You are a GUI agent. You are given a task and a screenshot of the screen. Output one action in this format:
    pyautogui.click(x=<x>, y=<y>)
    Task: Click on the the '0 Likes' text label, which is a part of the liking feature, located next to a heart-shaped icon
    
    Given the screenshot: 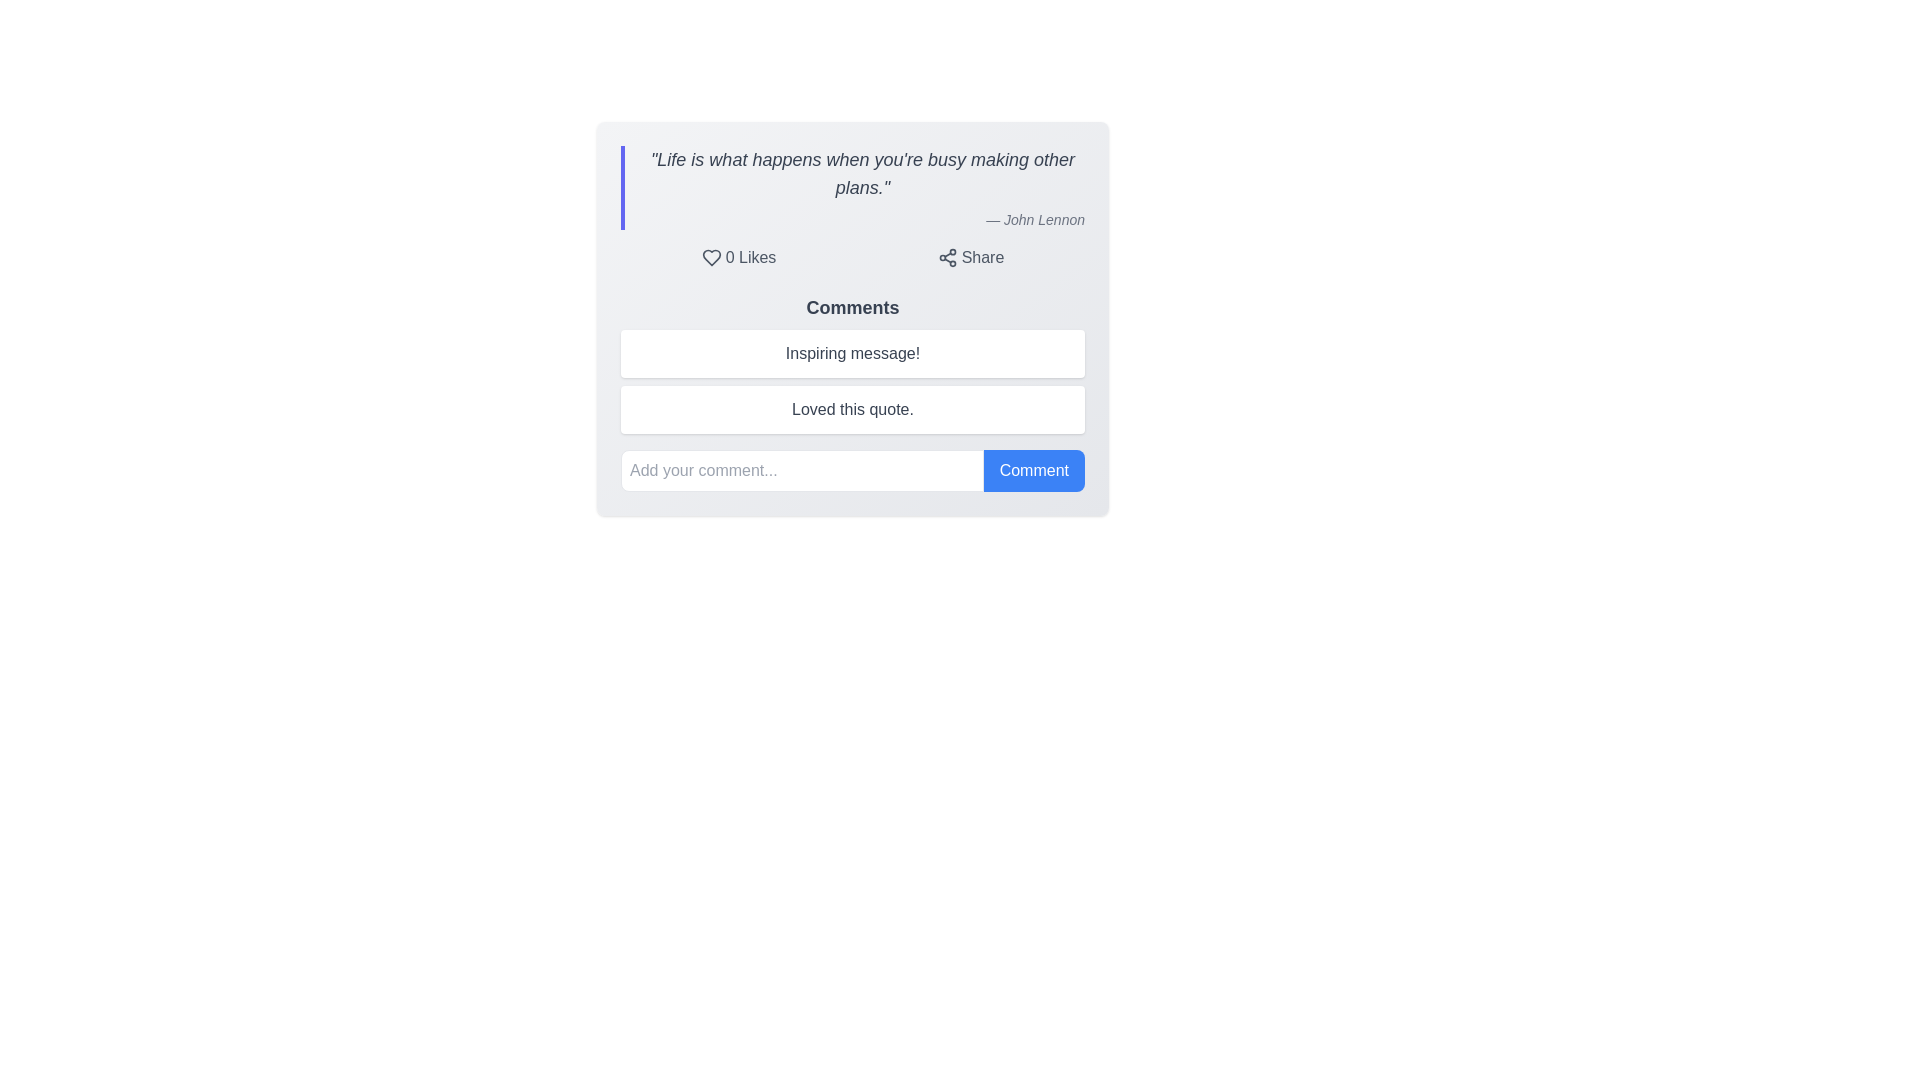 What is the action you would take?
    pyautogui.click(x=749, y=257)
    